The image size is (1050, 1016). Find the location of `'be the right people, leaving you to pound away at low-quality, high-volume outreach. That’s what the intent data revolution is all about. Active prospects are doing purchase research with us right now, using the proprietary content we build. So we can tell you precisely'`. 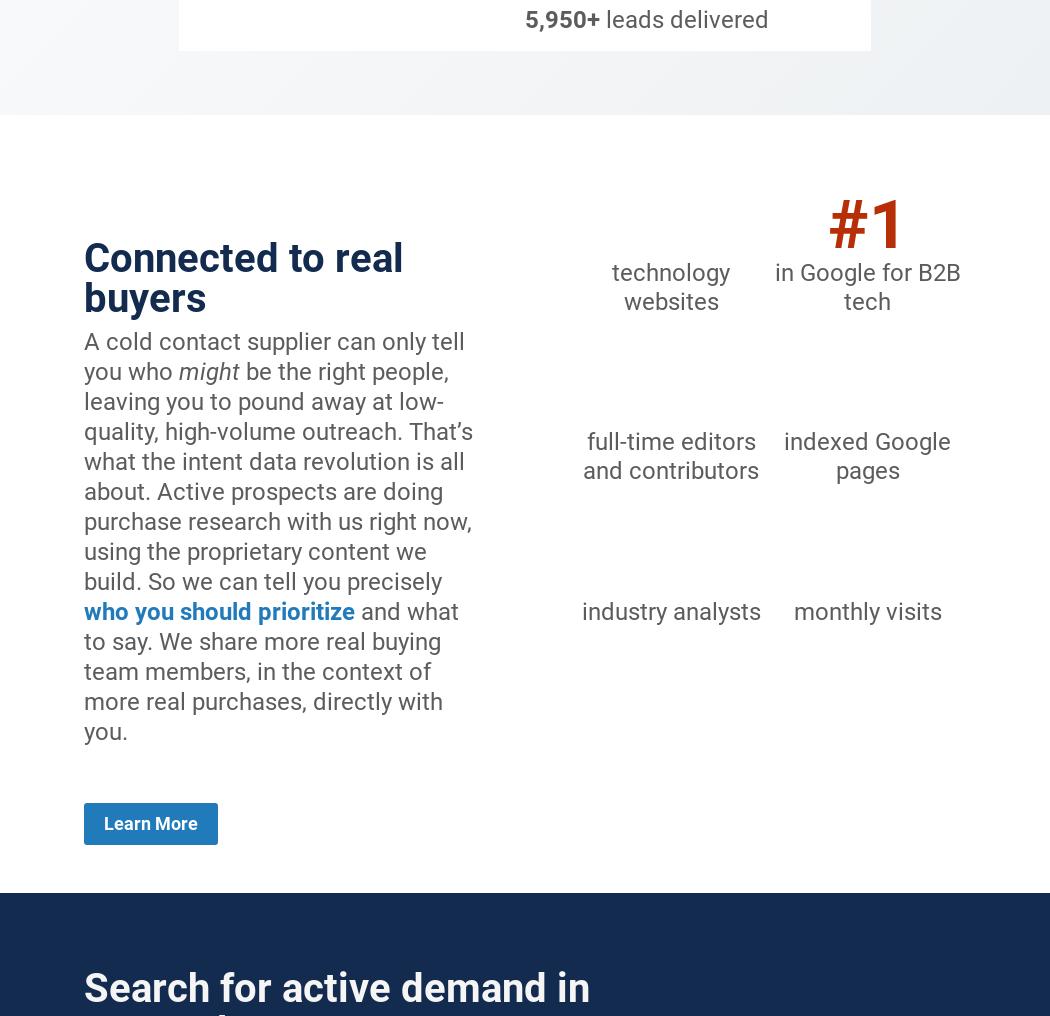

'be the right people, leaving you to pound away at low-quality, high-volume outreach. That’s what the intent data revolution is all about. Active prospects are doing purchase research with us right now, using the proprietary content we build. So we can tell you precisely' is located at coordinates (277, 475).